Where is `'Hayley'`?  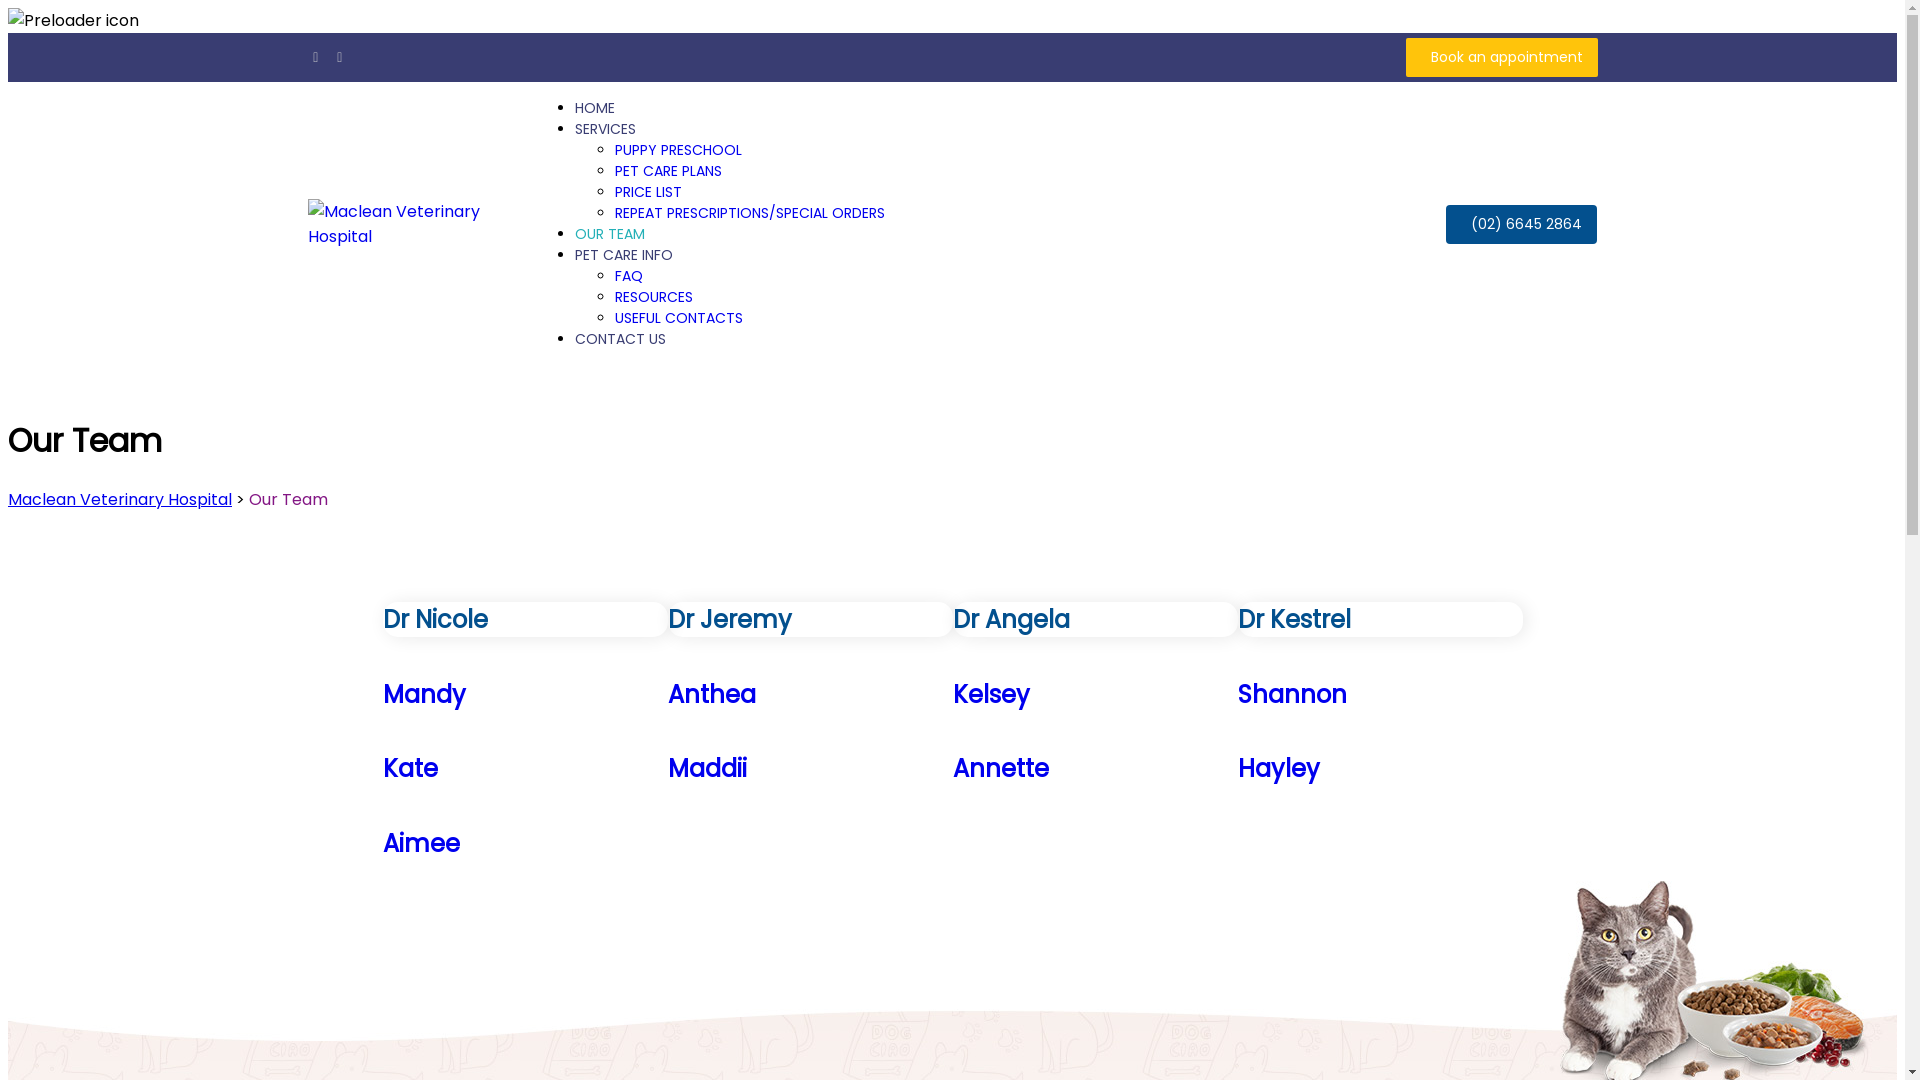 'Hayley' is located at coordinates (1237, 767).